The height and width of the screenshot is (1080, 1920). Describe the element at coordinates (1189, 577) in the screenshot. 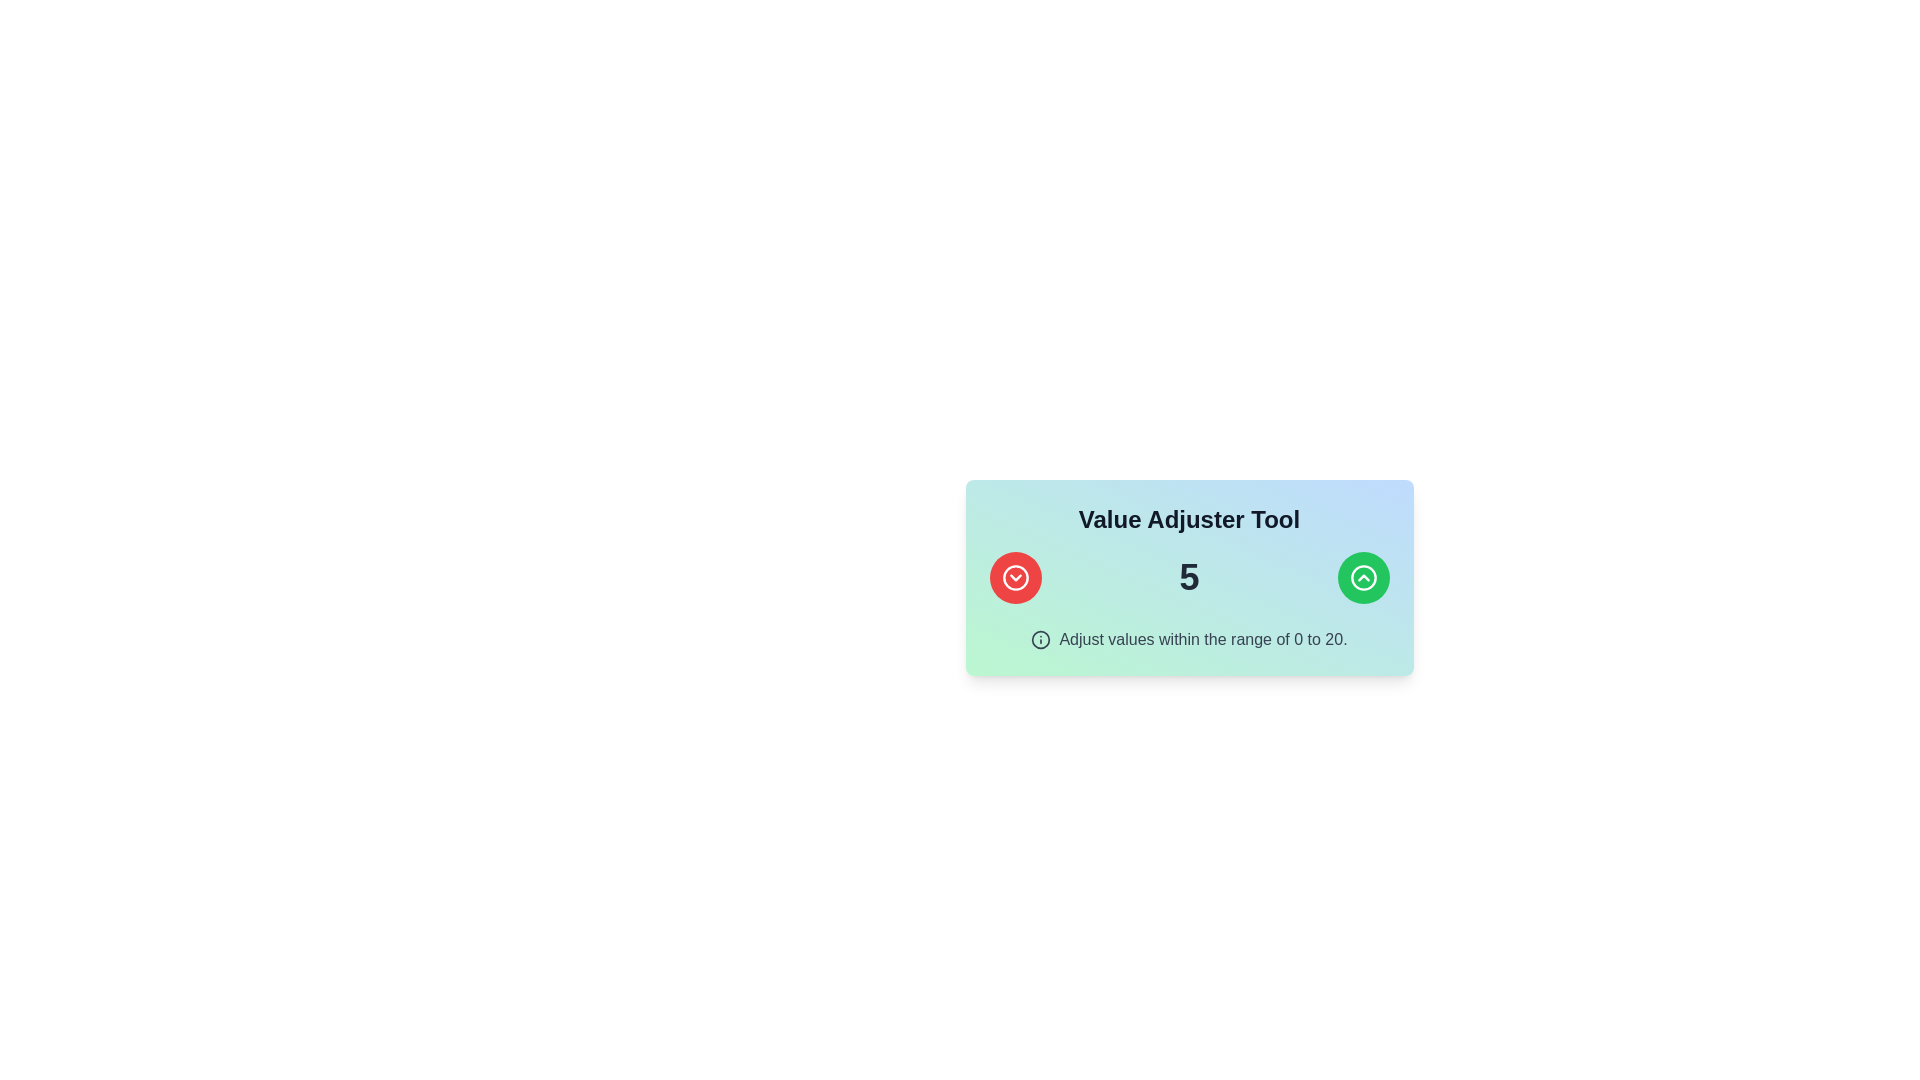

I see `the static text element that displays the current numerical value in the 'Value Adjuster Tool' card, positioned between the red downwards arrow button and the green upwards arrow button` at that location.